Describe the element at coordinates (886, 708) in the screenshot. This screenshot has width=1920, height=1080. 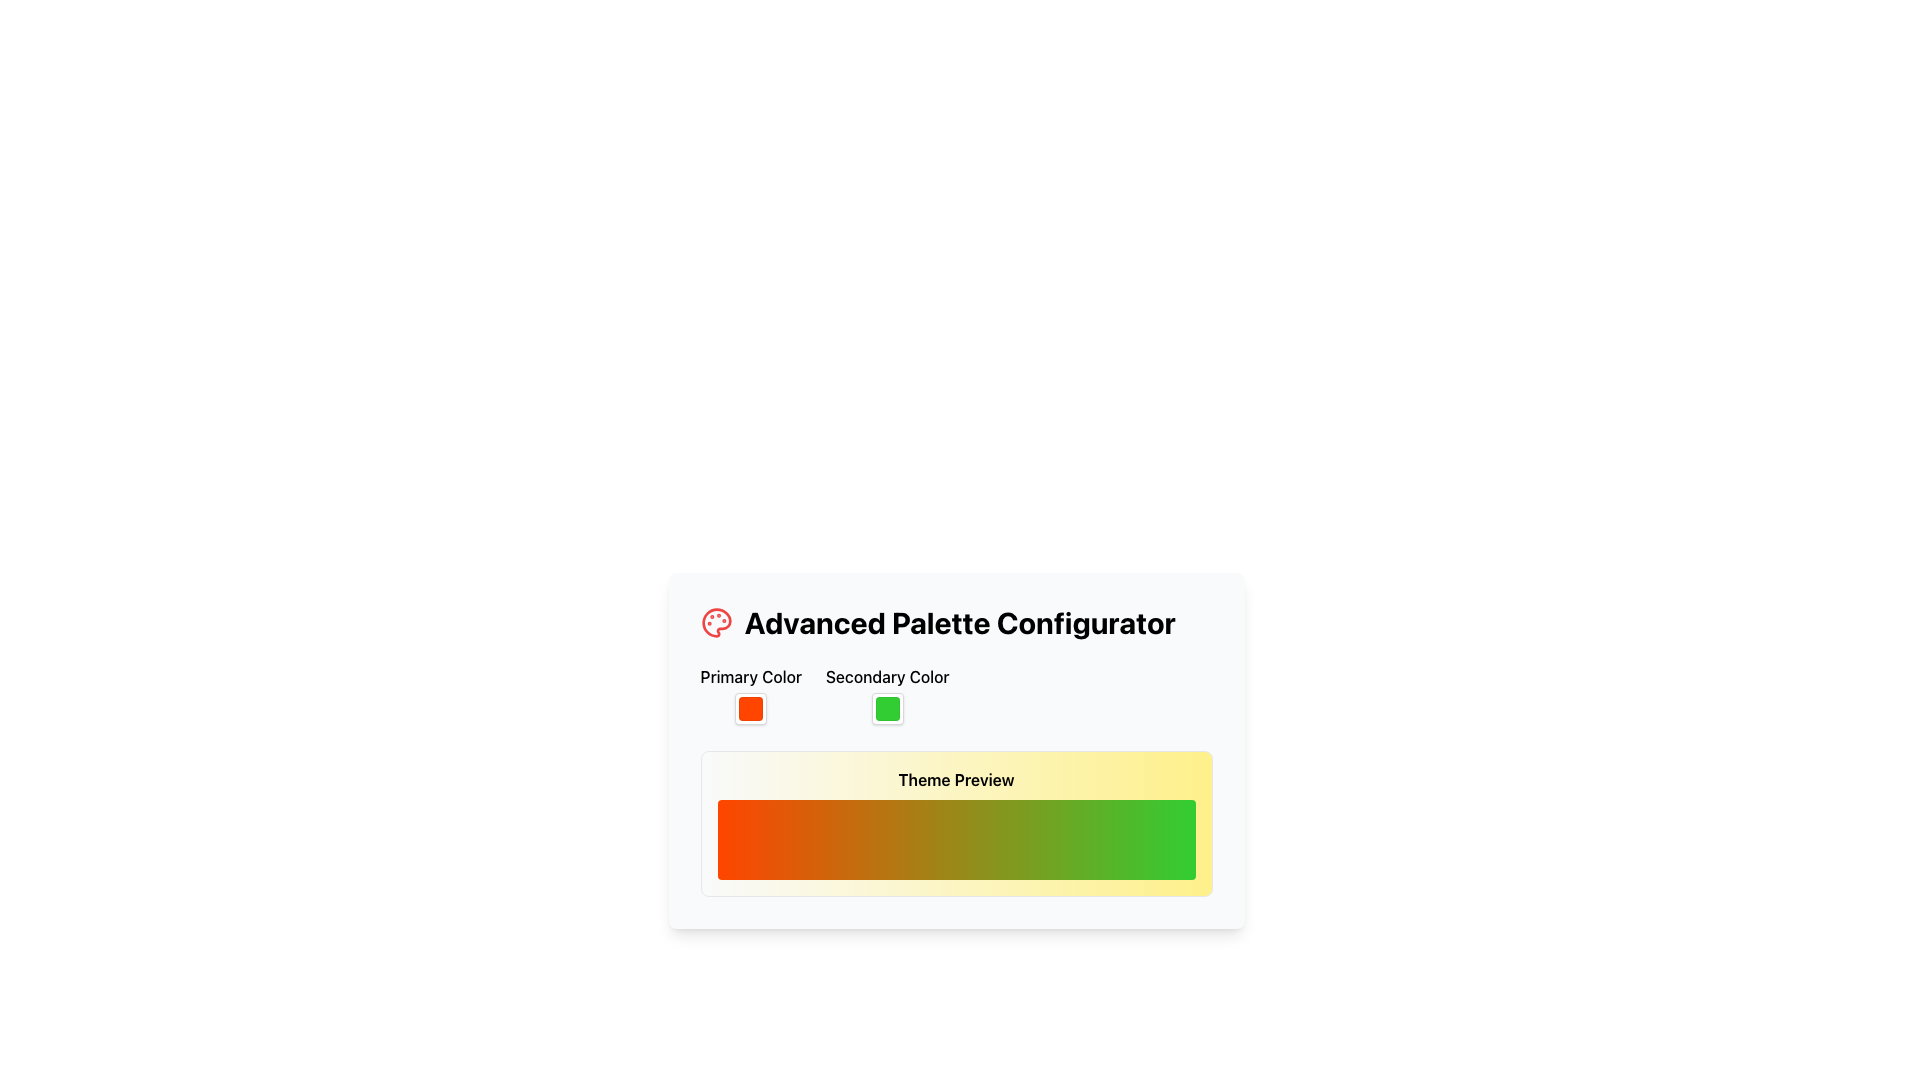
I see `the Color Picker Button for the Secondary Color located in the Advanced Palette Configurator, positioned to the right of the Primary Color button` at that location.